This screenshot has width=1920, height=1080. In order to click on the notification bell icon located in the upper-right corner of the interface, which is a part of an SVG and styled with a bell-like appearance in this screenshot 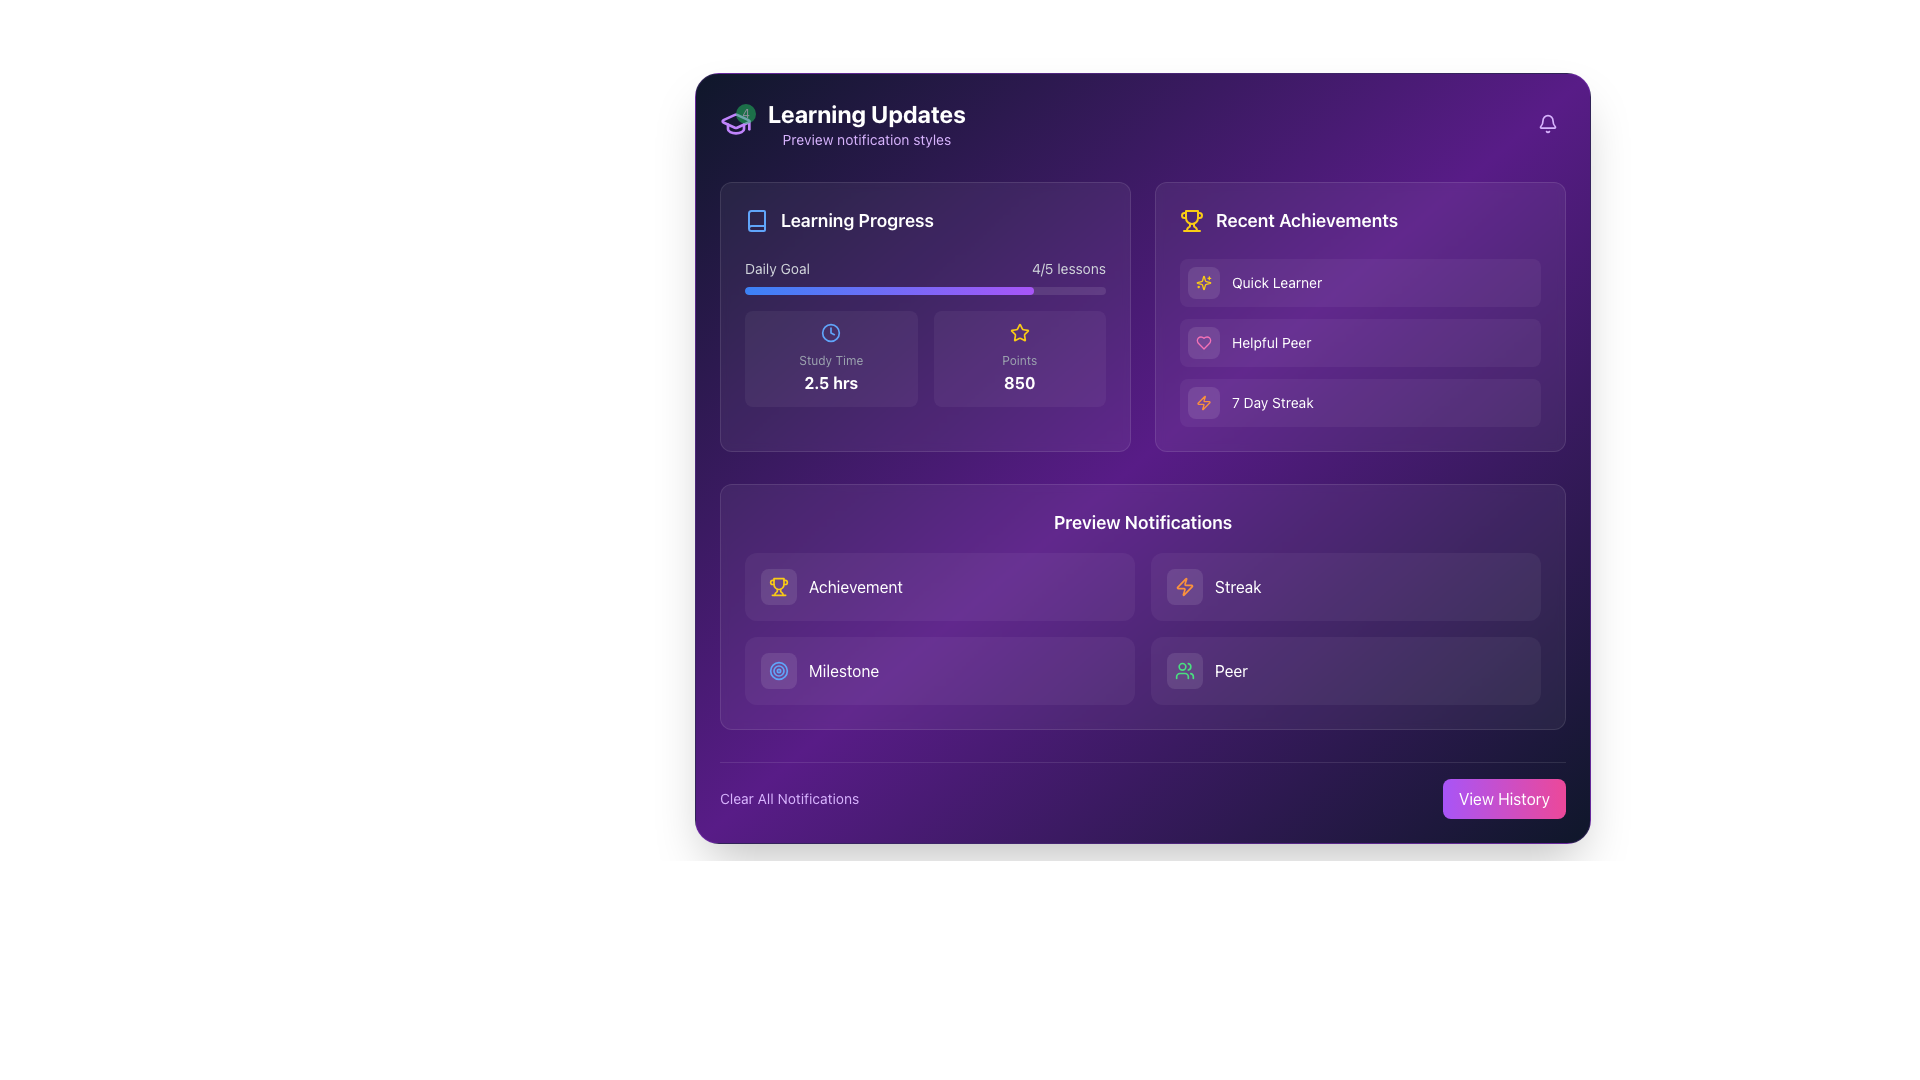, I will do `click(1547, 121)`.